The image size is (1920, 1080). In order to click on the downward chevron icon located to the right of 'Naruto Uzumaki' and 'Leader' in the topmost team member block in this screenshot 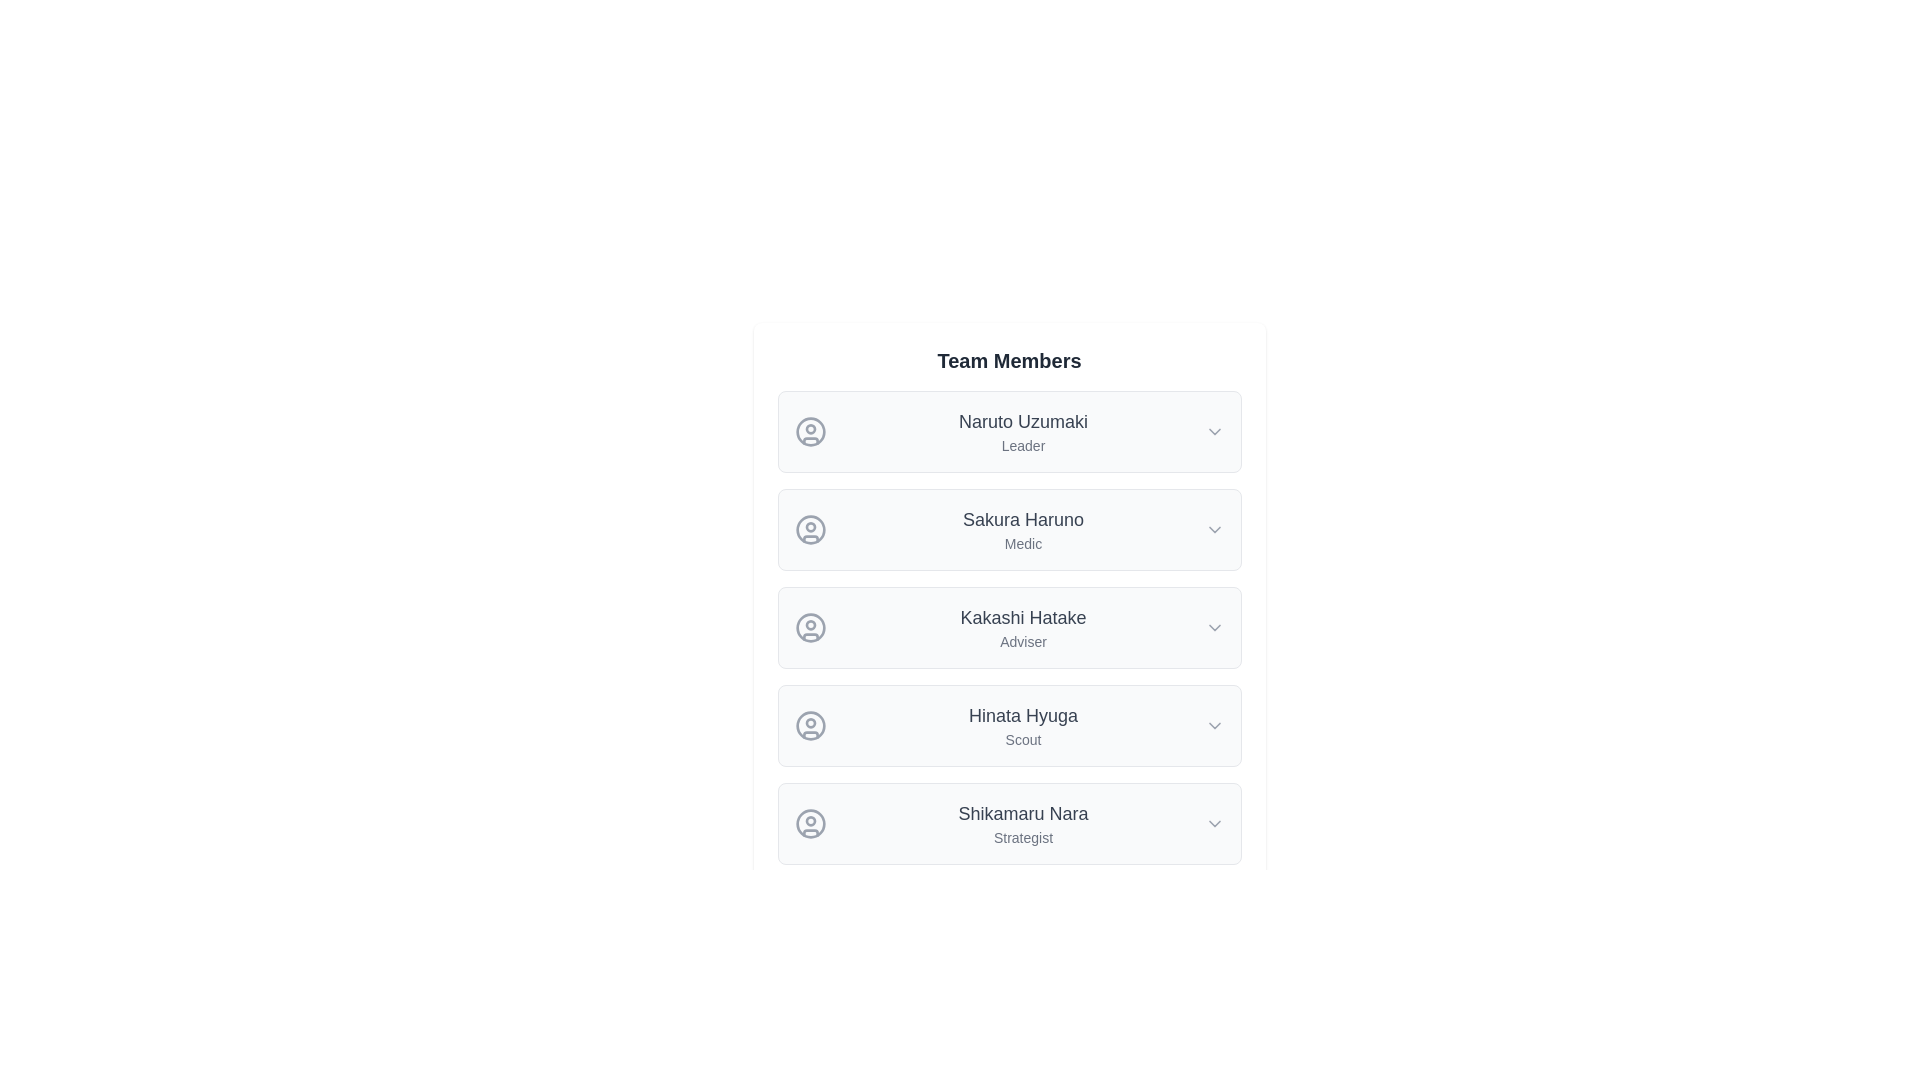, I will do `click(1213, 431)`.